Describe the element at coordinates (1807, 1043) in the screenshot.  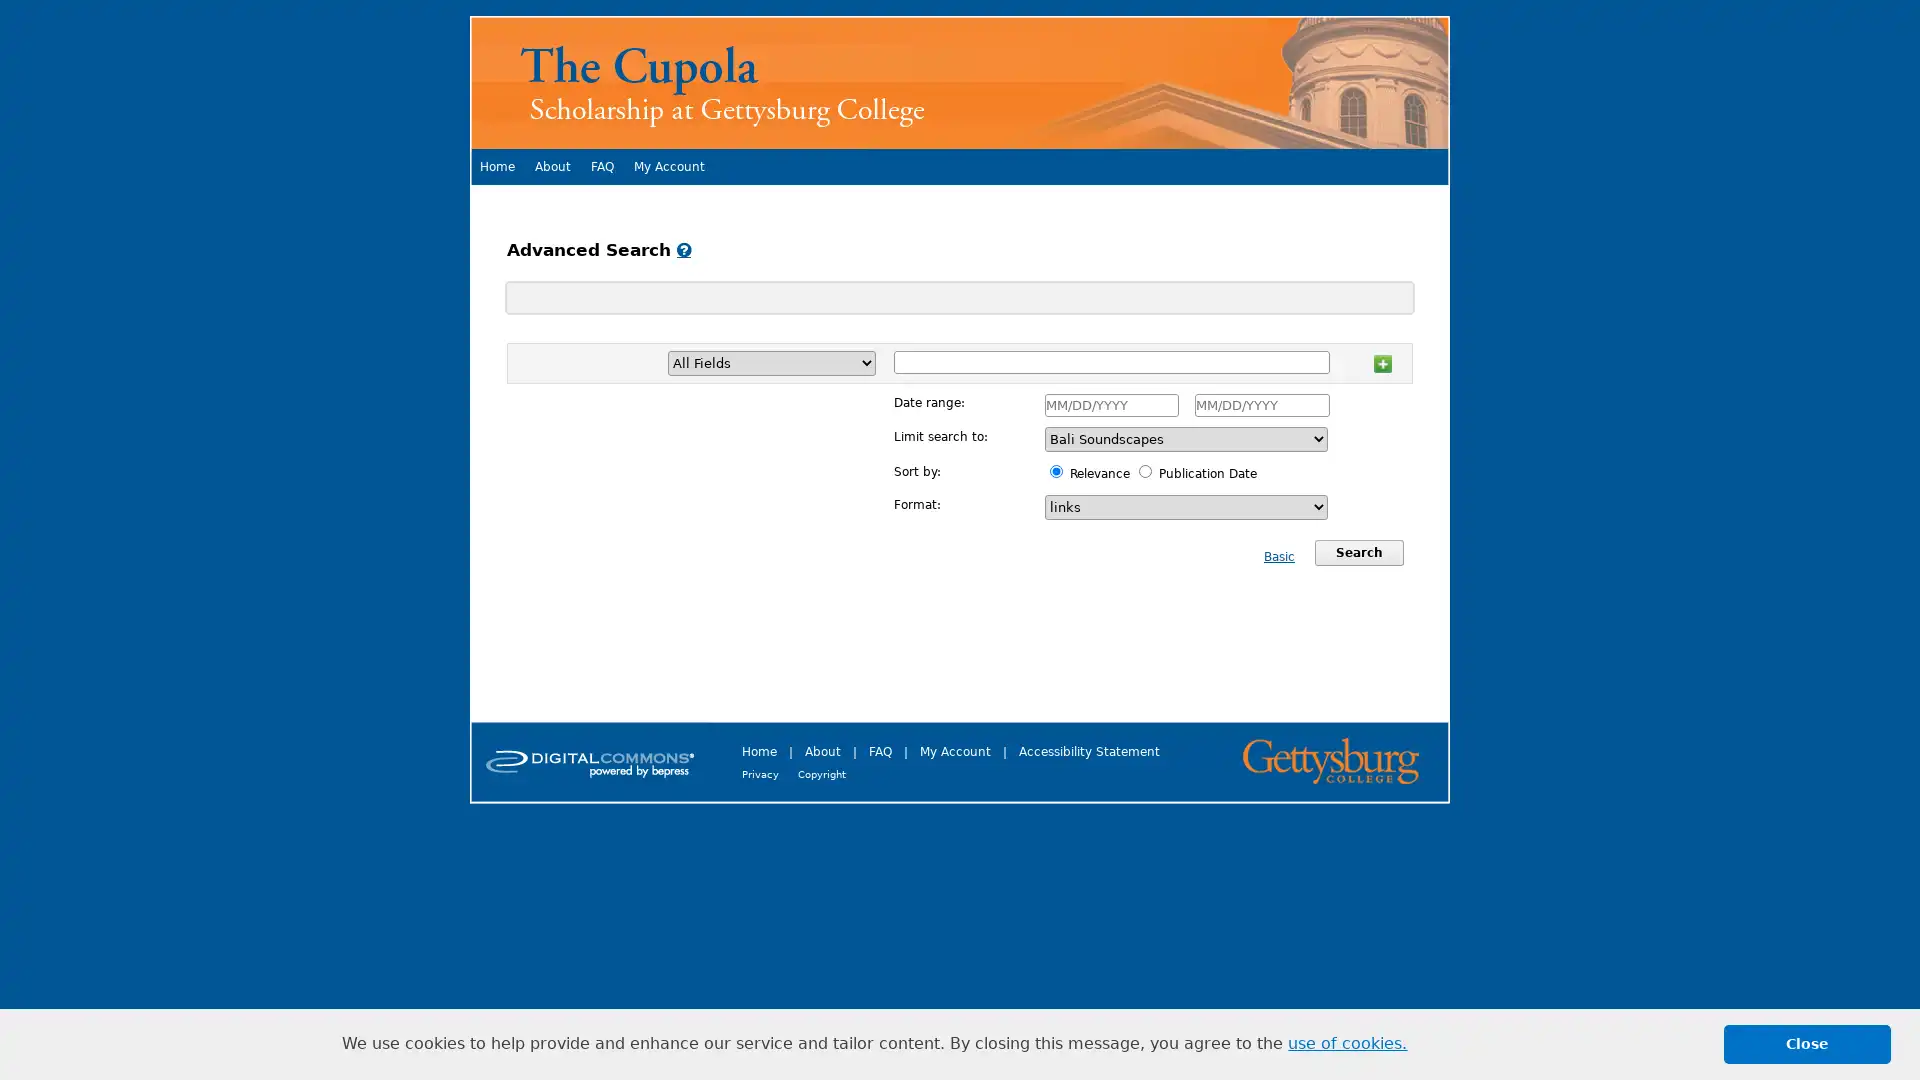
I see `dismiss cookie message` at that location.